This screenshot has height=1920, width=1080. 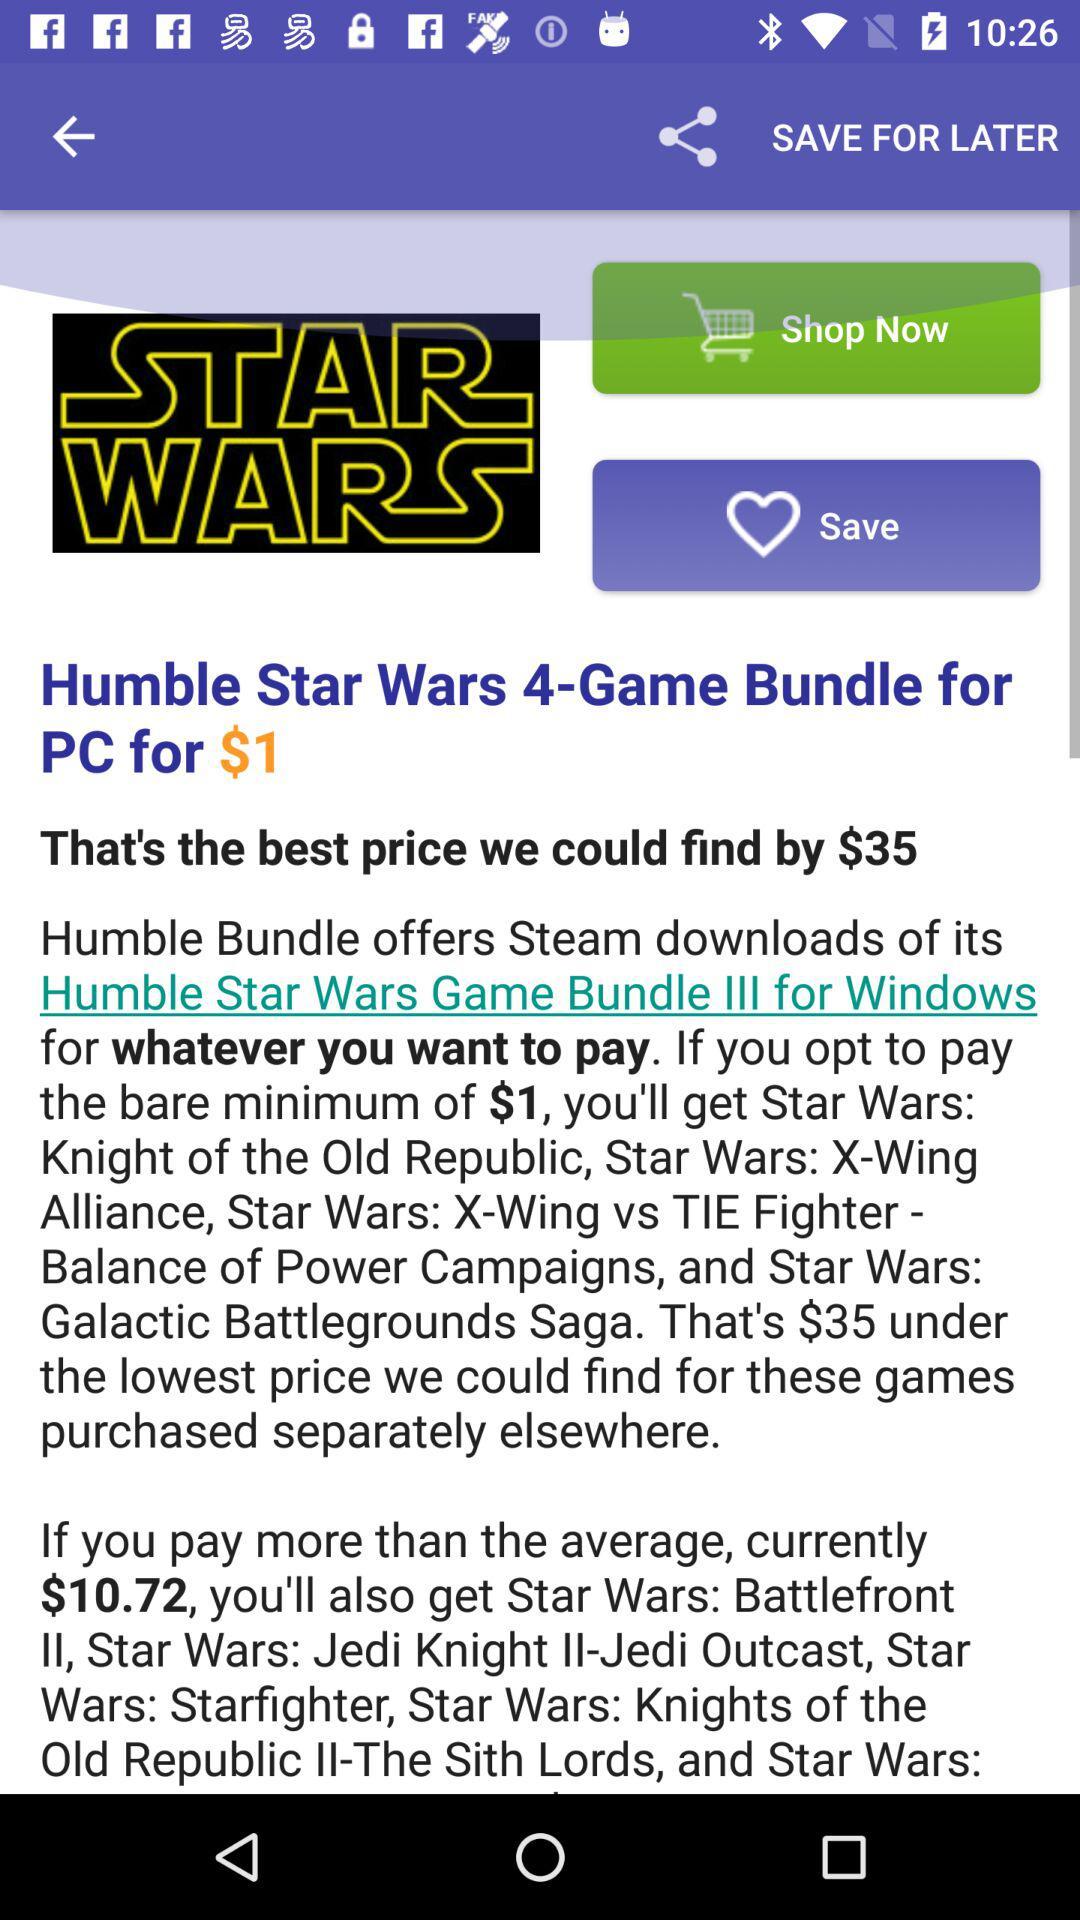 I want to click on the item to the left of save for later icon, so click(x=686, y=135).